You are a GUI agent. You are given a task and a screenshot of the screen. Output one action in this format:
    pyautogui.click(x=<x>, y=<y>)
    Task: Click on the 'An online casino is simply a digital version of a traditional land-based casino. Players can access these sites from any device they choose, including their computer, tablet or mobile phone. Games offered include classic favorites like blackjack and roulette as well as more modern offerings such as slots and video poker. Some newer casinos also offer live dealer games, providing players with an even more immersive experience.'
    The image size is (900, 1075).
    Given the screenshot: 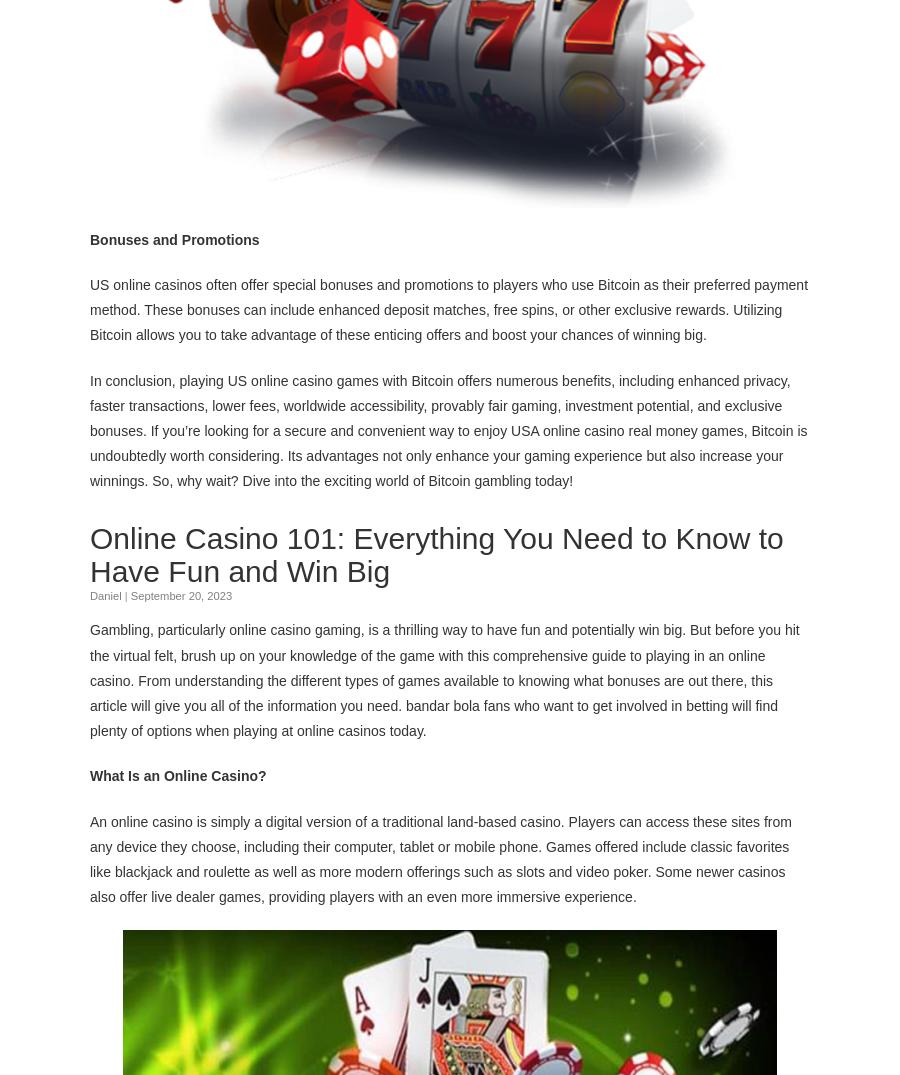 What is the action you would take?
    pyautogui.click(x=89, y=857)
    